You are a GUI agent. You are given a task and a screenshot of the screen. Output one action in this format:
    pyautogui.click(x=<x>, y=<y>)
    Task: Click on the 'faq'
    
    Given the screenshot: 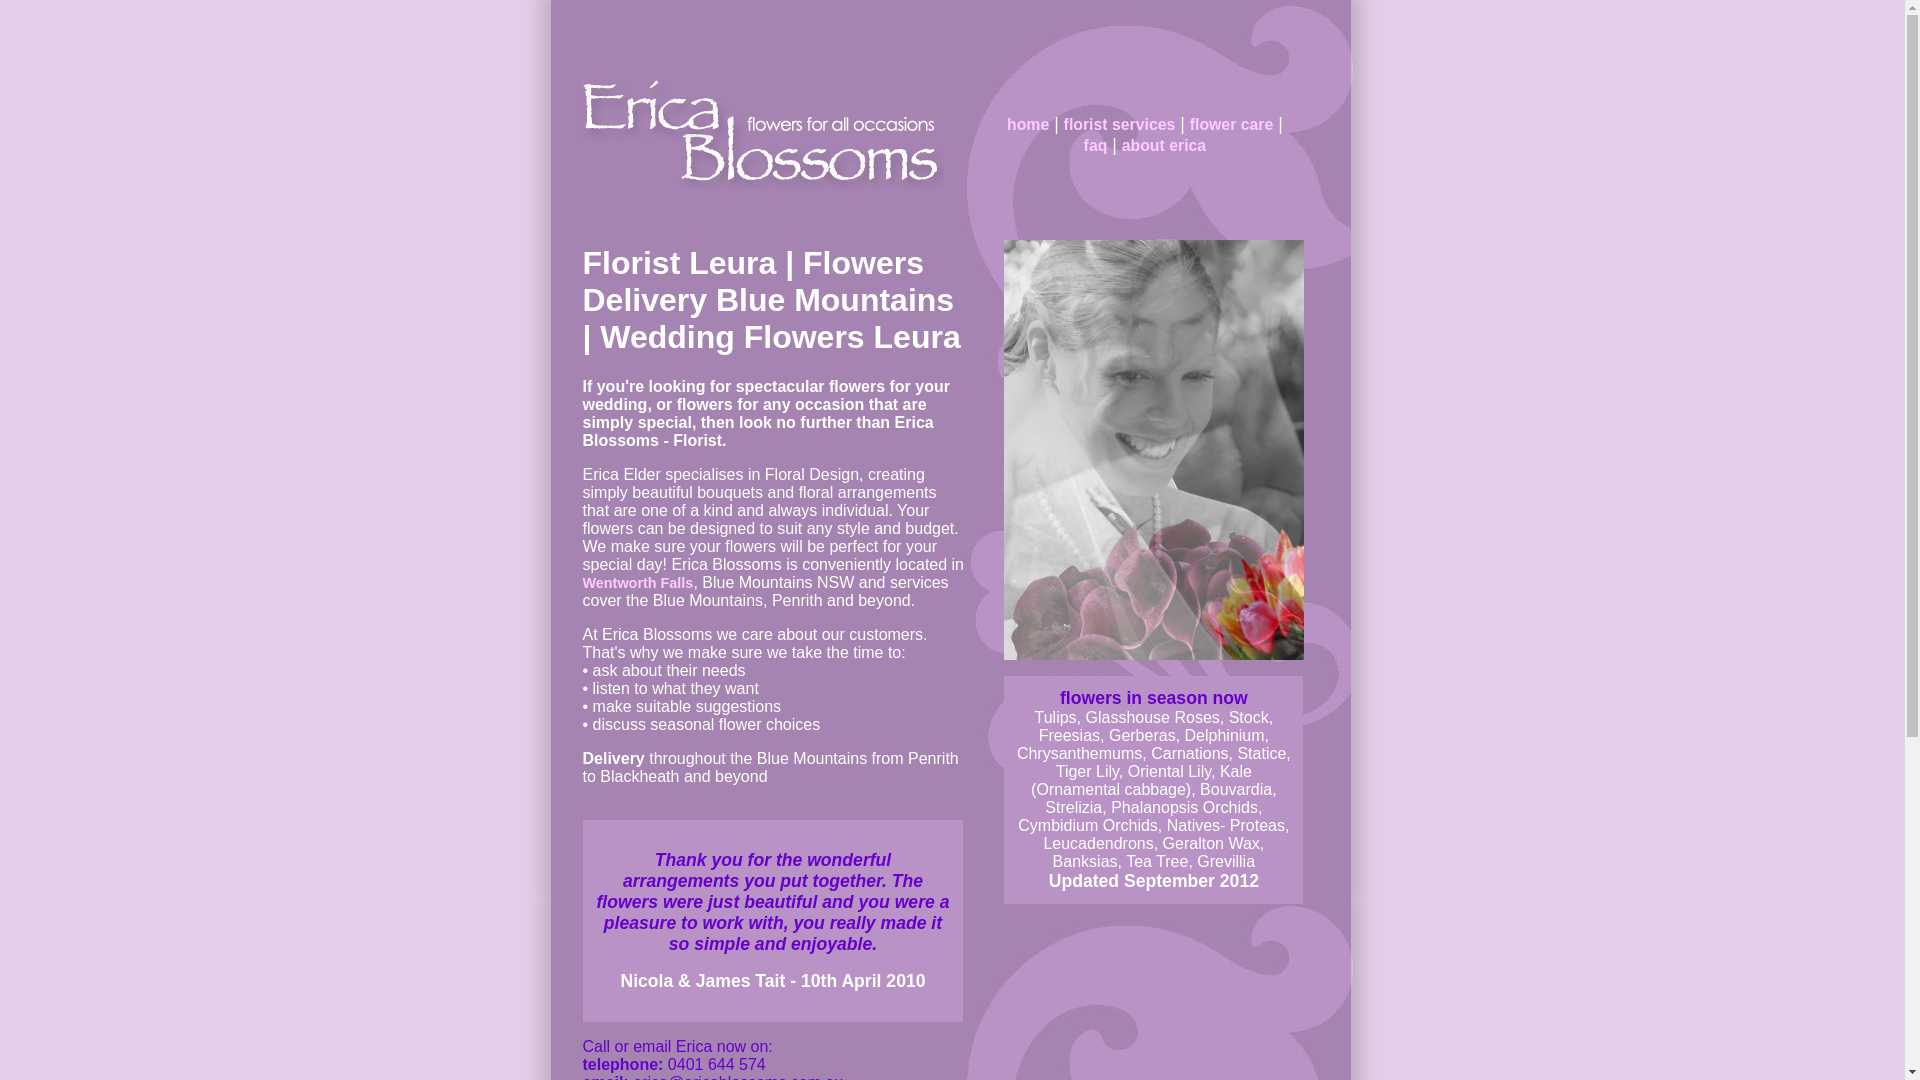 What is the action you would take?
    pyautogui.click(x=1183, y=154)
    